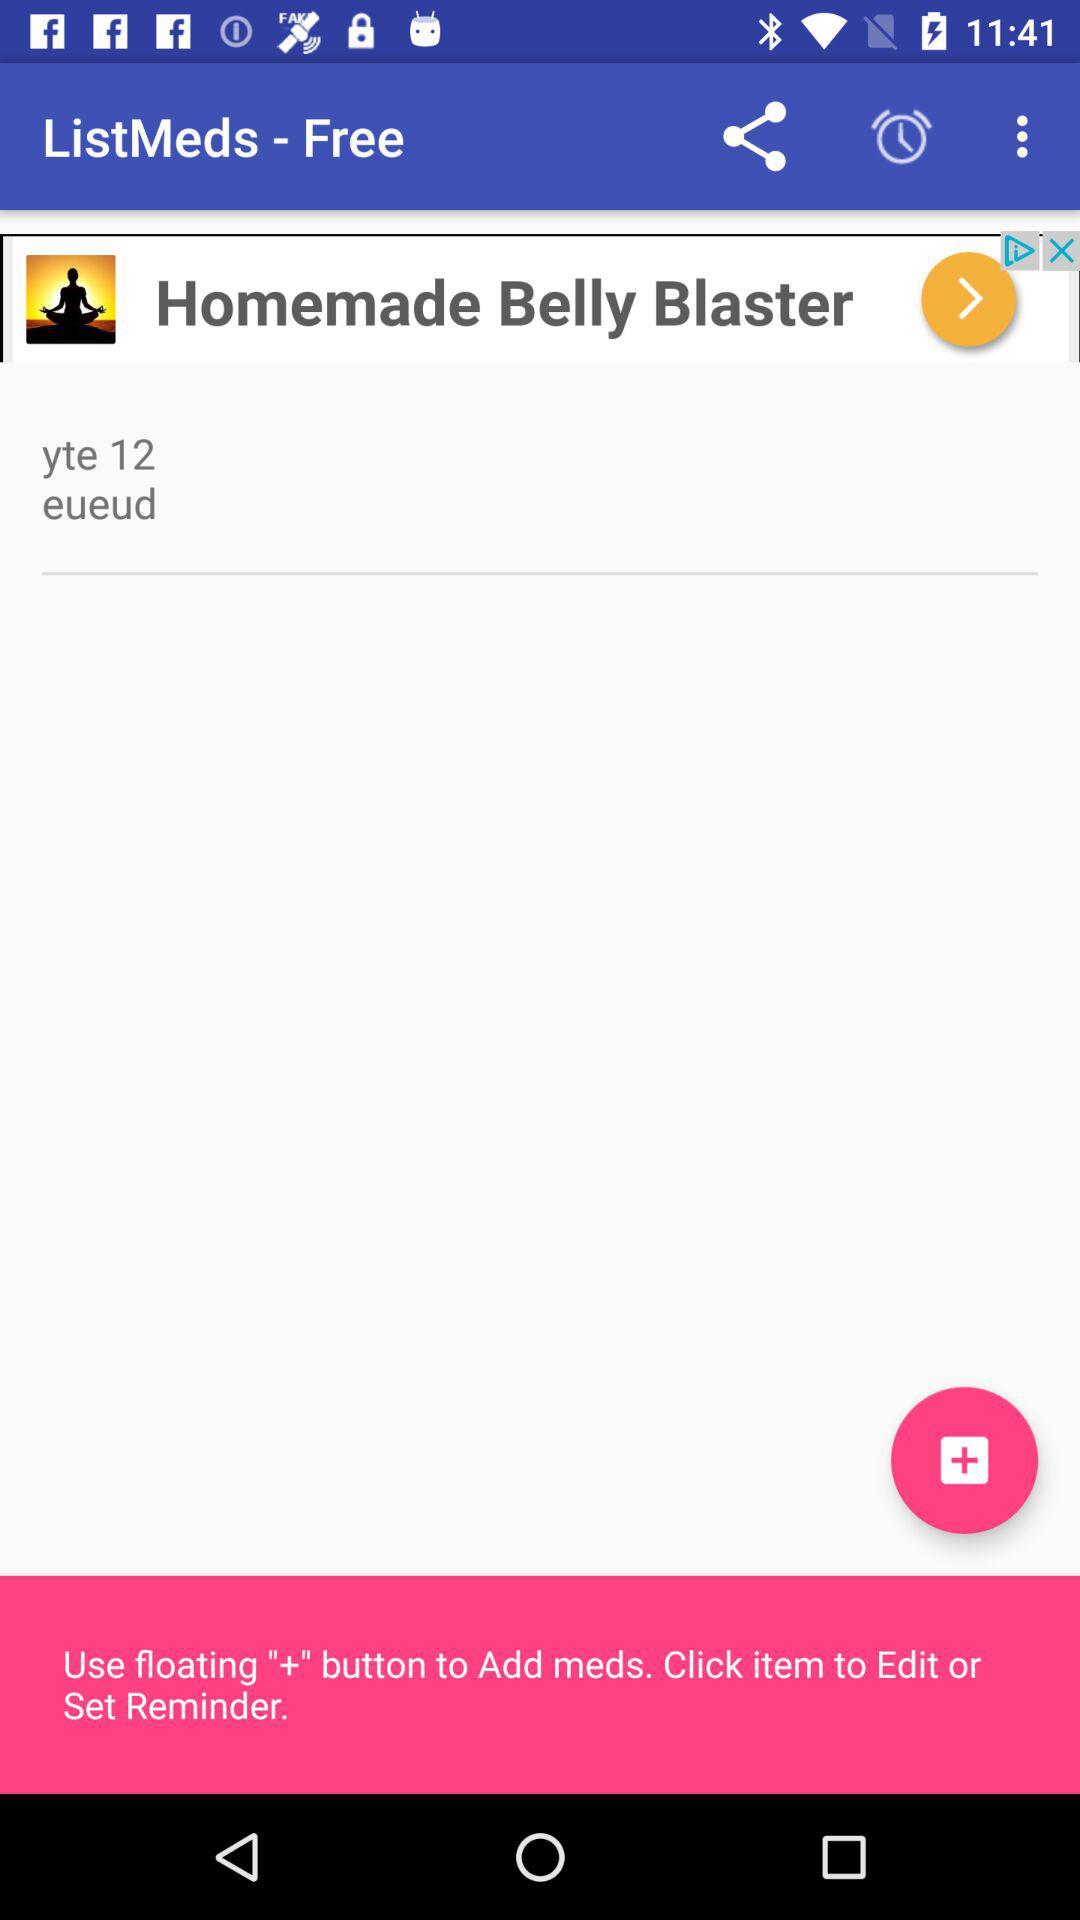 The width and height of the screenshot is (1080, 1920). What do you see at coordinates (963, 1460) in the screenshot?
I see `to favorites` at bounding box center [963, 1460].